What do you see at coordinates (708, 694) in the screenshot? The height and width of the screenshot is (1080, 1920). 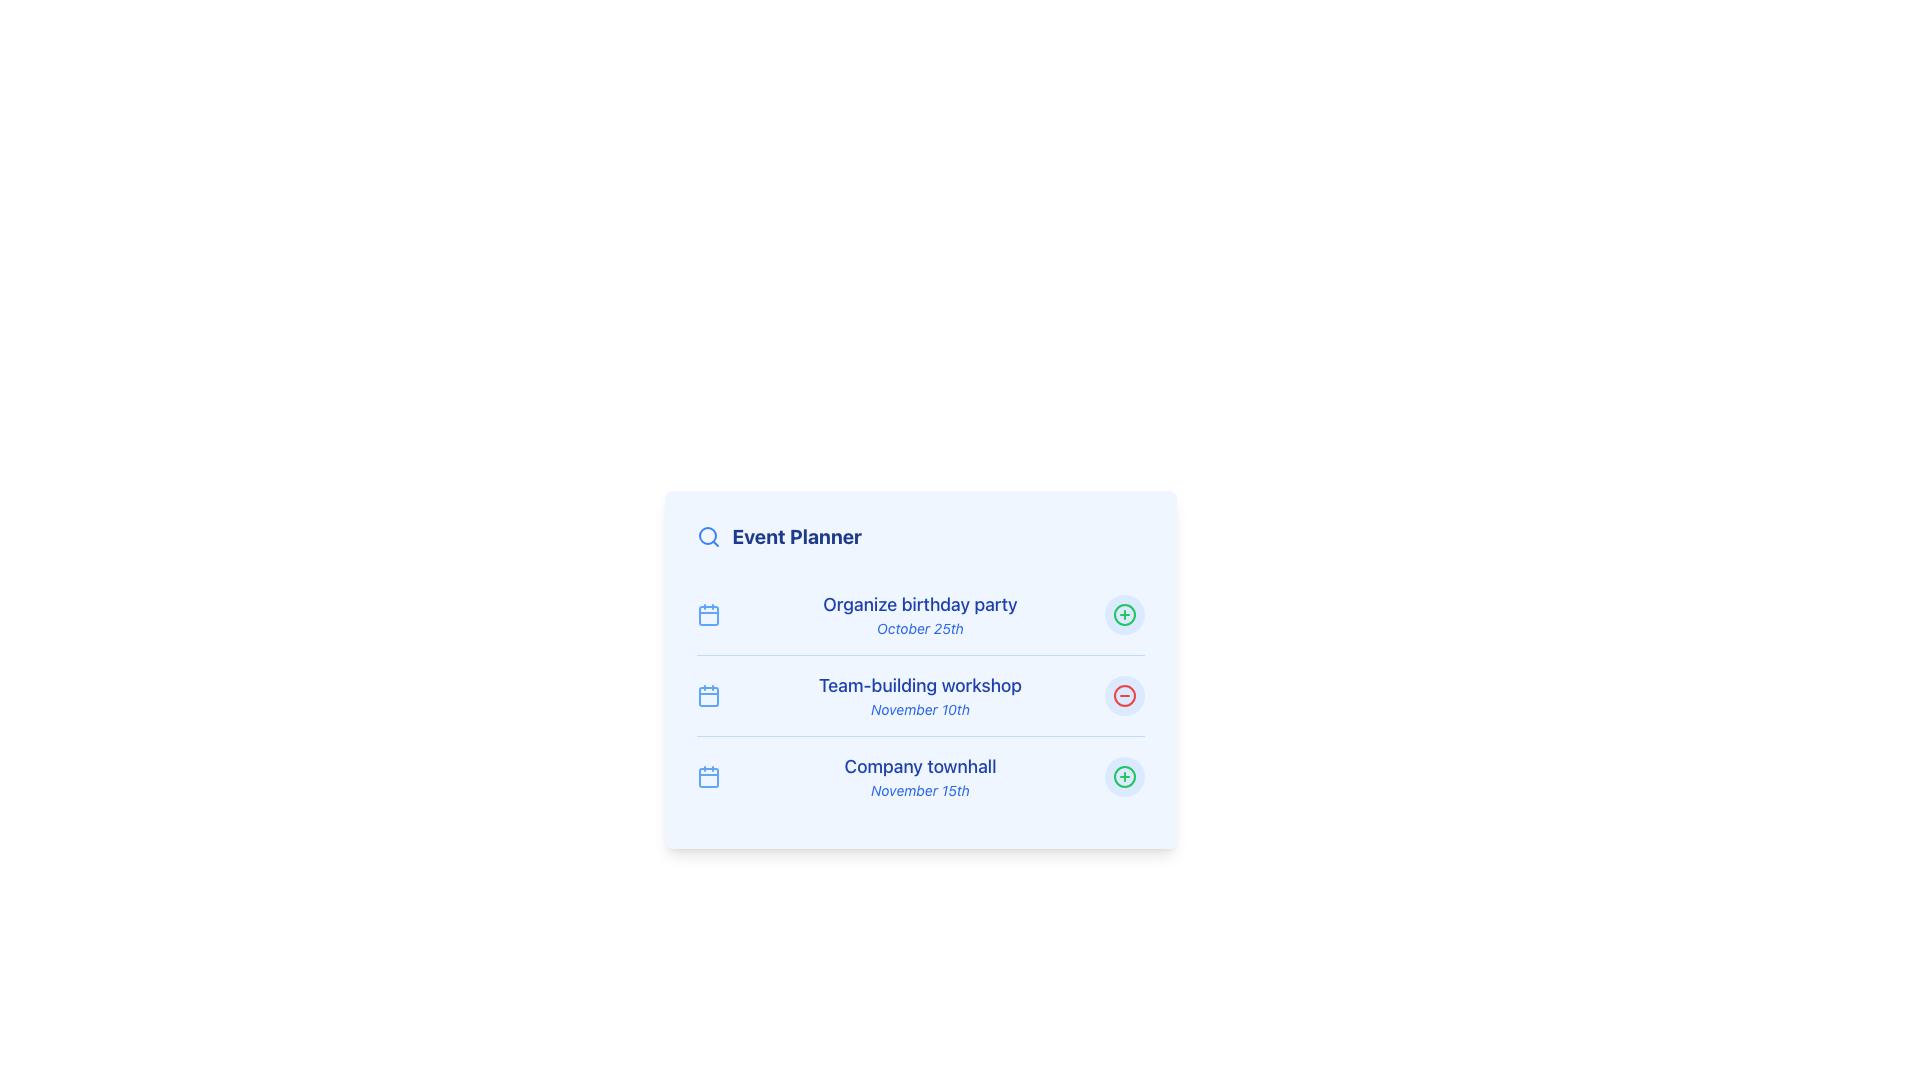 I see `the event icon located to the left of the 'Team-building workshop' title in the second row of the list under 'Event Planner'` at bounding box center [708, 694].